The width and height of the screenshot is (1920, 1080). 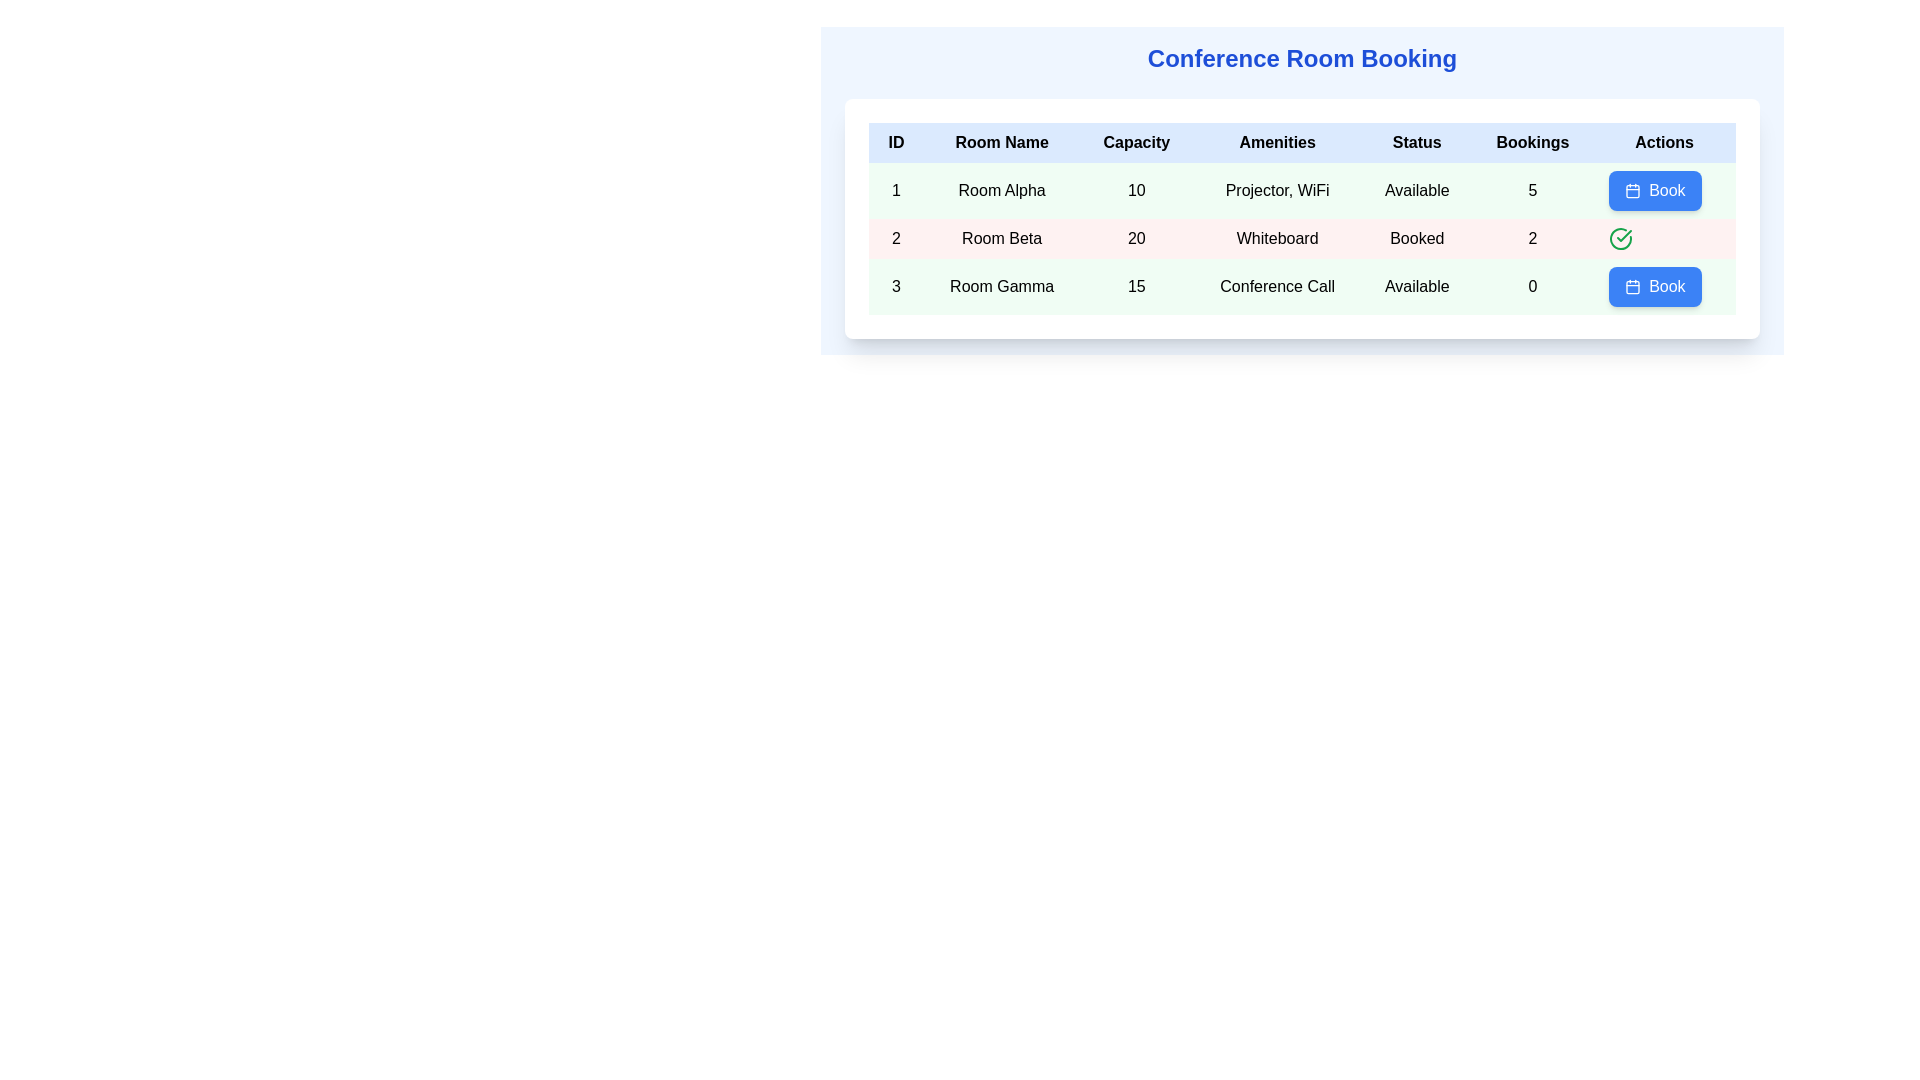 What do you see at coordinates (1664, 191) in the screenshot?
I see `the button located in the seventh column of the first row under the 'Actions' heading to initiate the booking process for 'Room Alpha'` at bounding box center [1664, 191].